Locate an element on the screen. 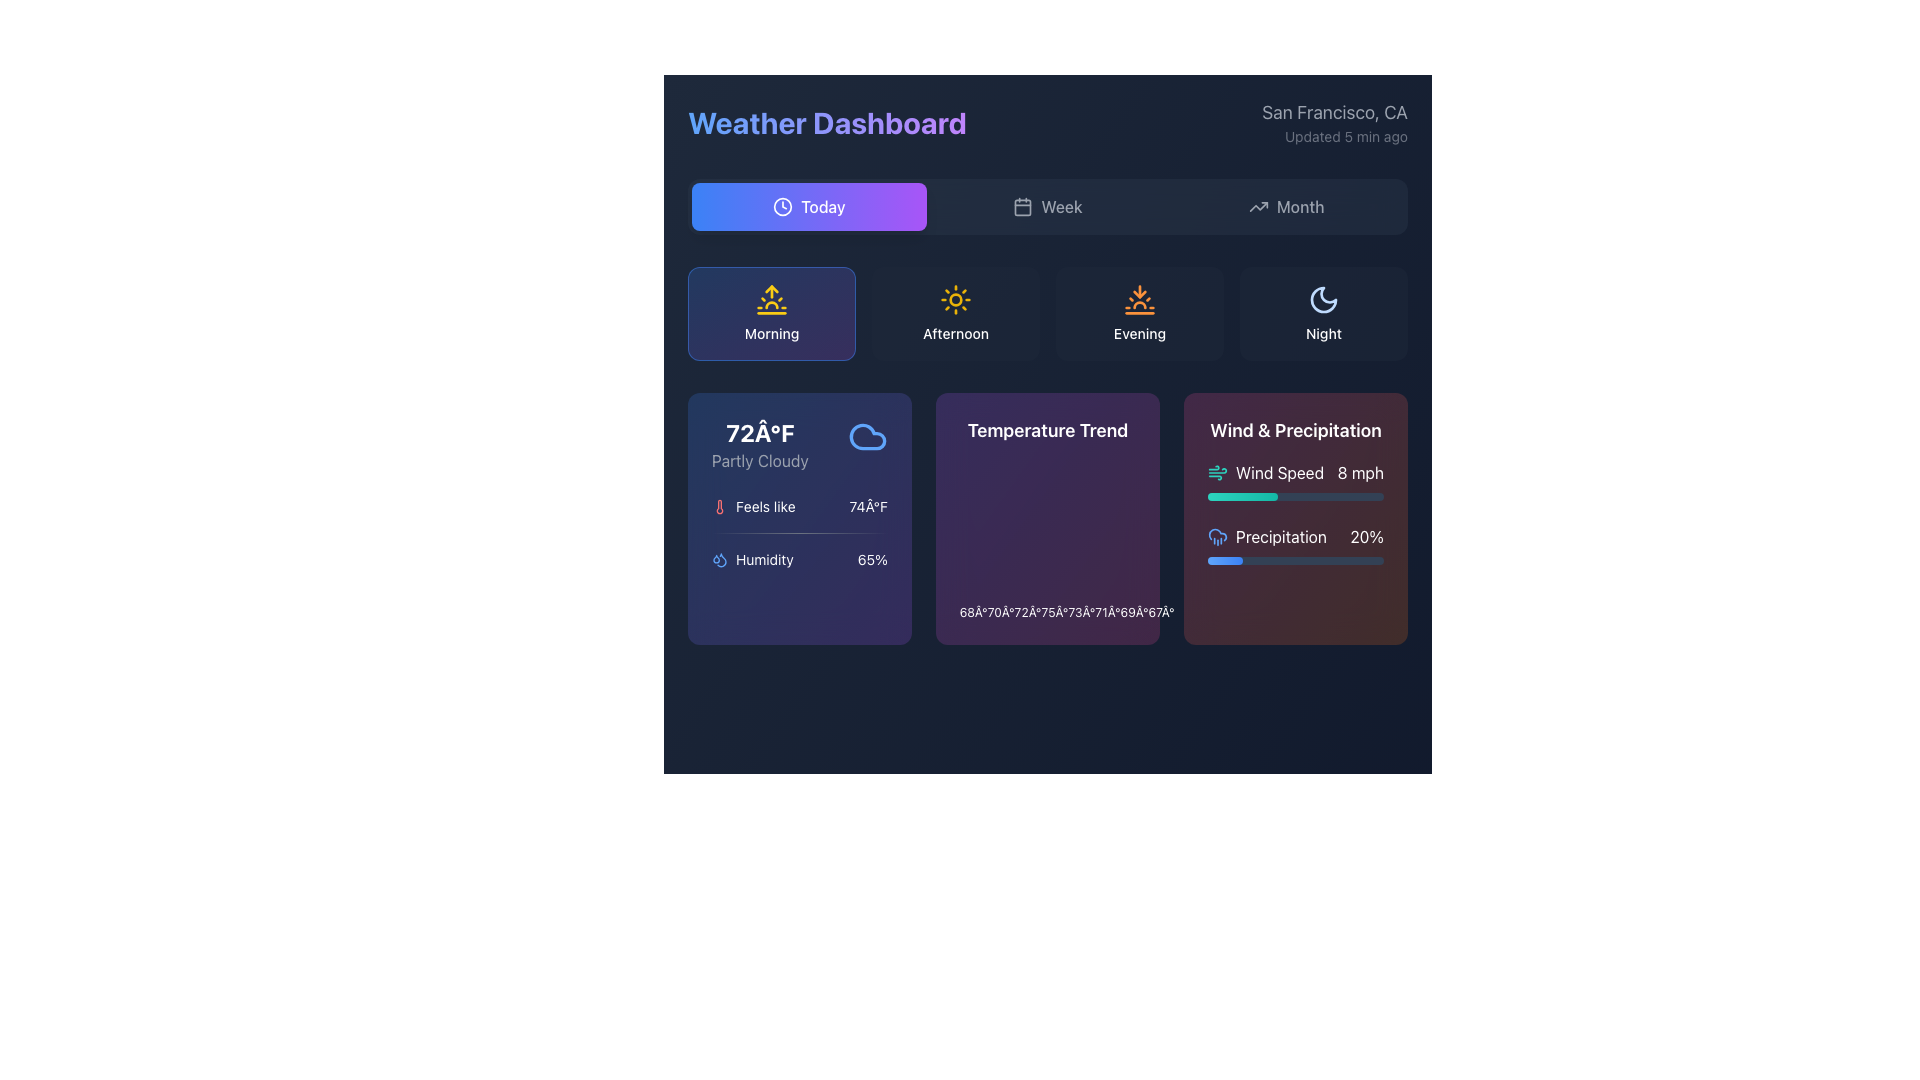 The image size is (1920, 1080). displayed wind speed value from the text element located centrally in the 'Wind & Precipitation' section of the weather dashboard is located at coordinates (1296, 473).